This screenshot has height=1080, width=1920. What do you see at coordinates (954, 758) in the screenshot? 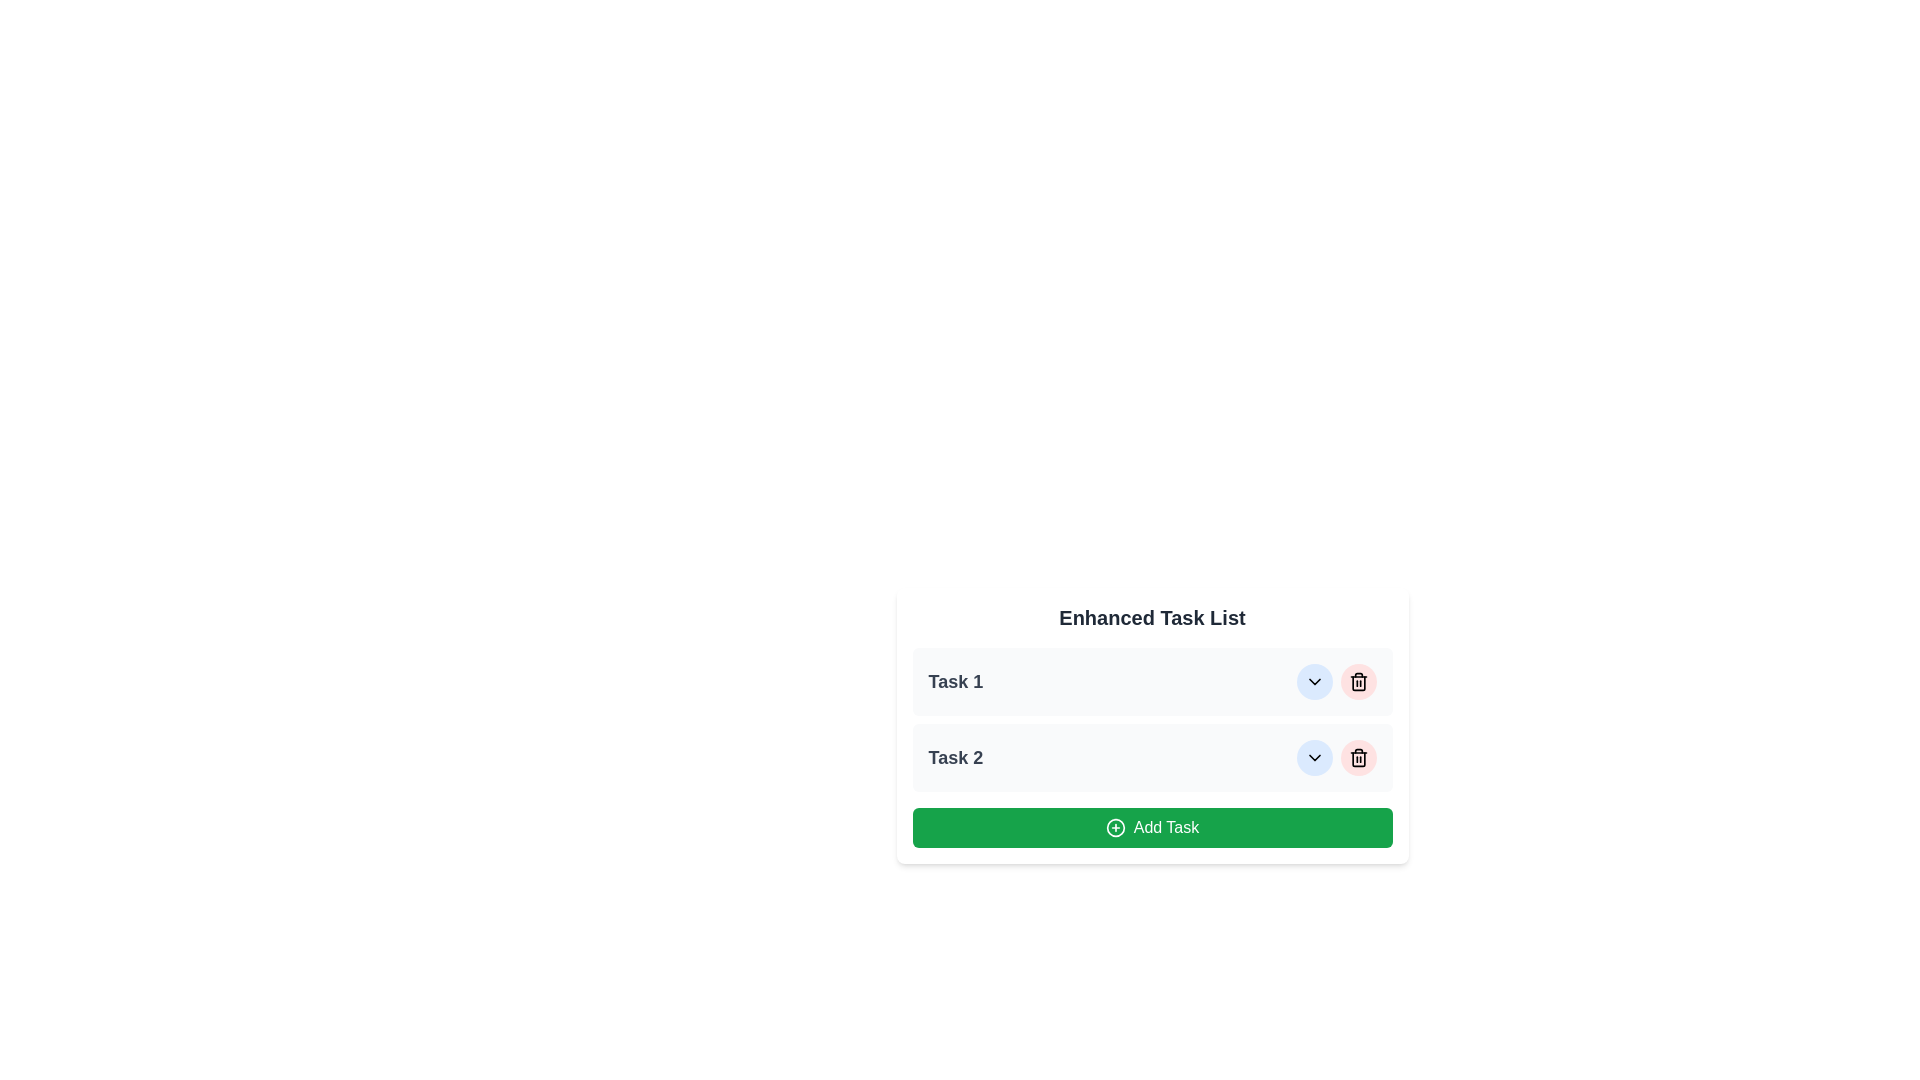
I see `text label that displays 'Task 2', which is located in the second row of the vertical task list layout and is adjacent to interactive icons` at bounding box center [954, 758].